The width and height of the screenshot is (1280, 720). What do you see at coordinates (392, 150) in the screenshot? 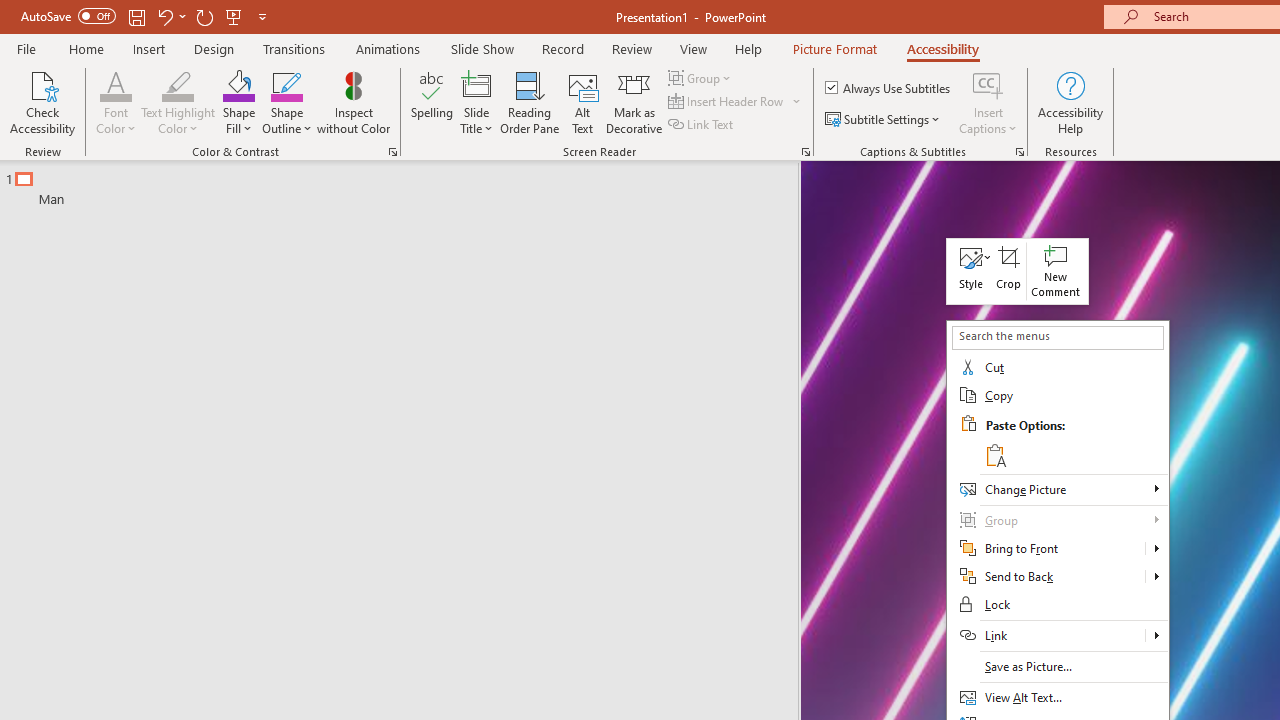
I see `'Color & Contrast'` at bounding box center [392, 150].